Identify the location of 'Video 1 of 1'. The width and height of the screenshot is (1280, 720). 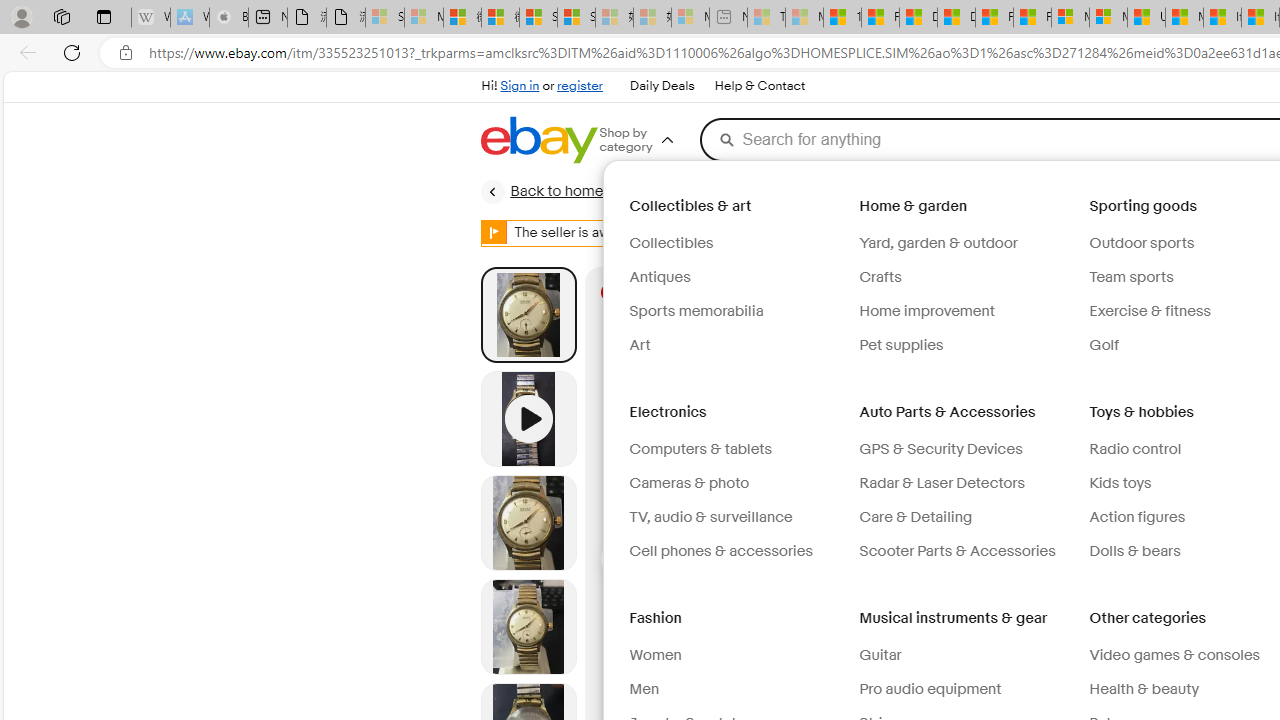
(528, 417).